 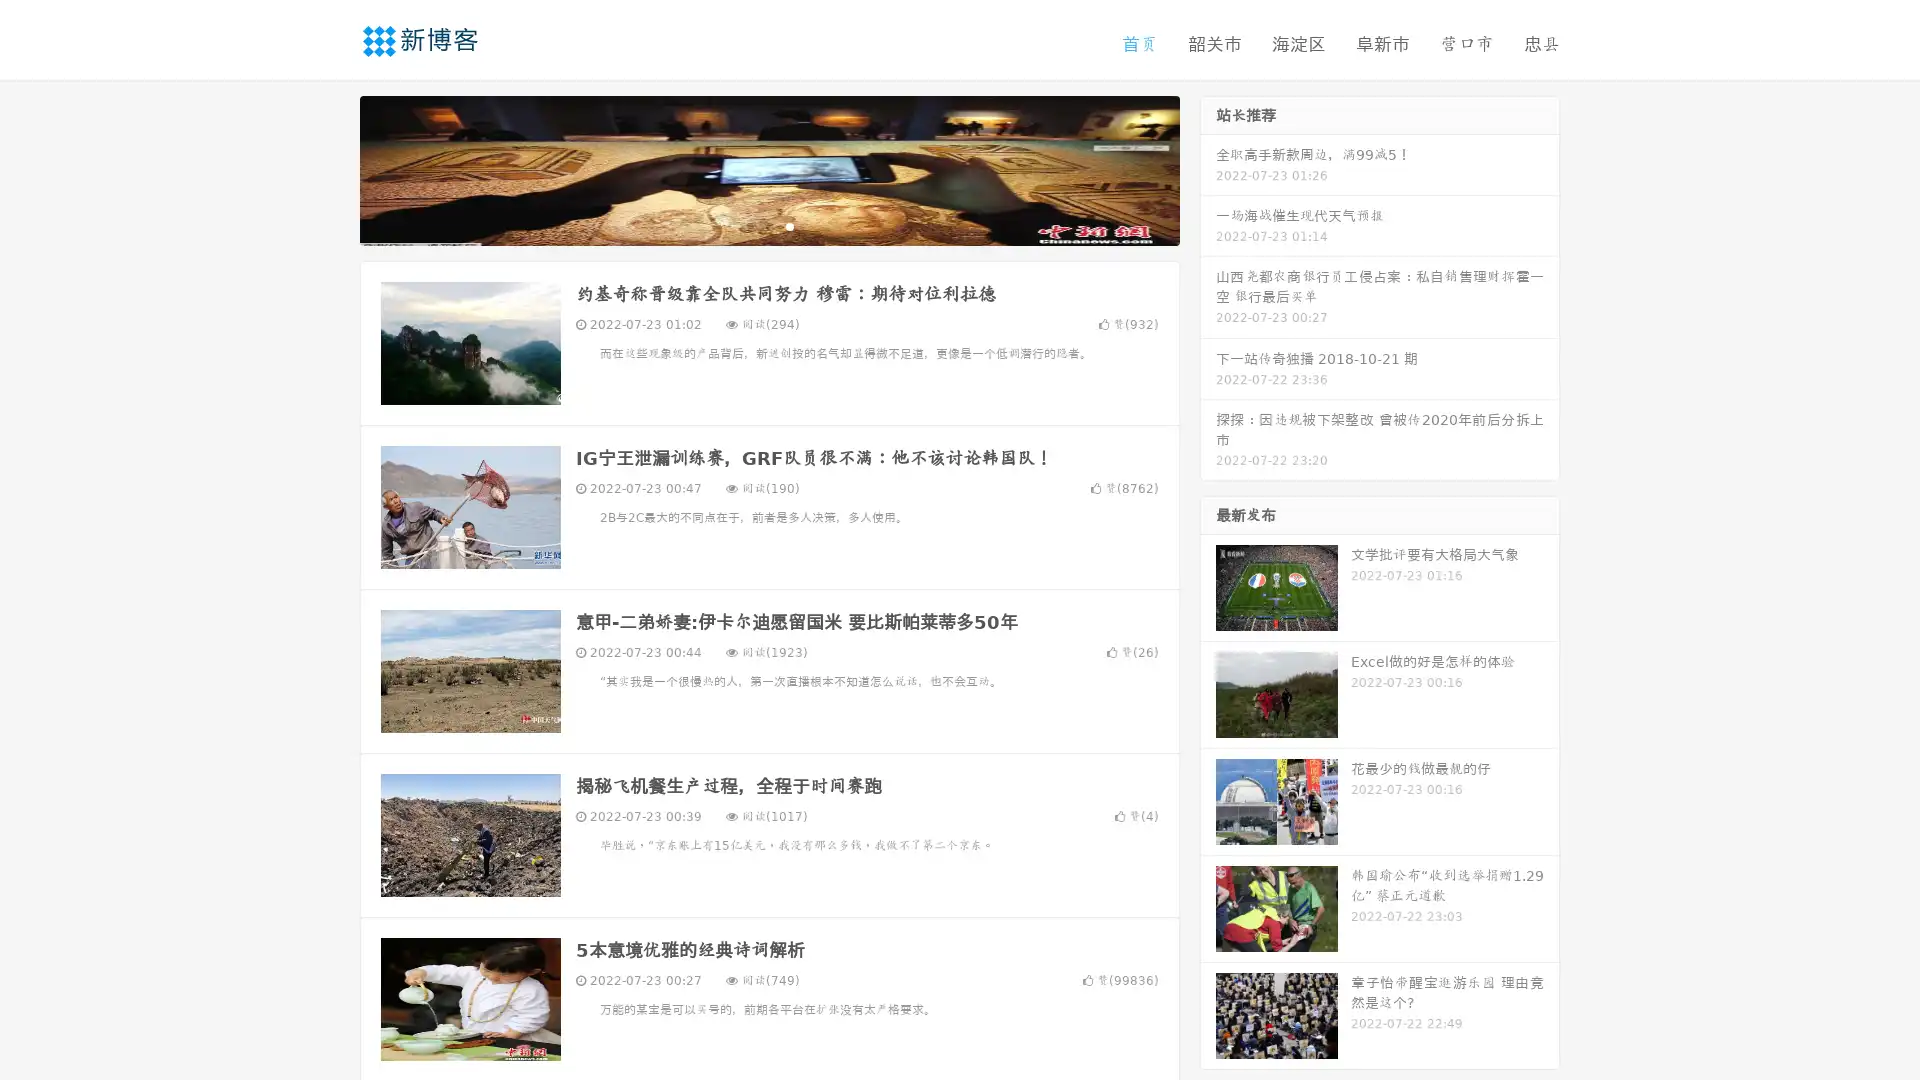 I want to click on Go to slide 2, so click(x=768, y=225).